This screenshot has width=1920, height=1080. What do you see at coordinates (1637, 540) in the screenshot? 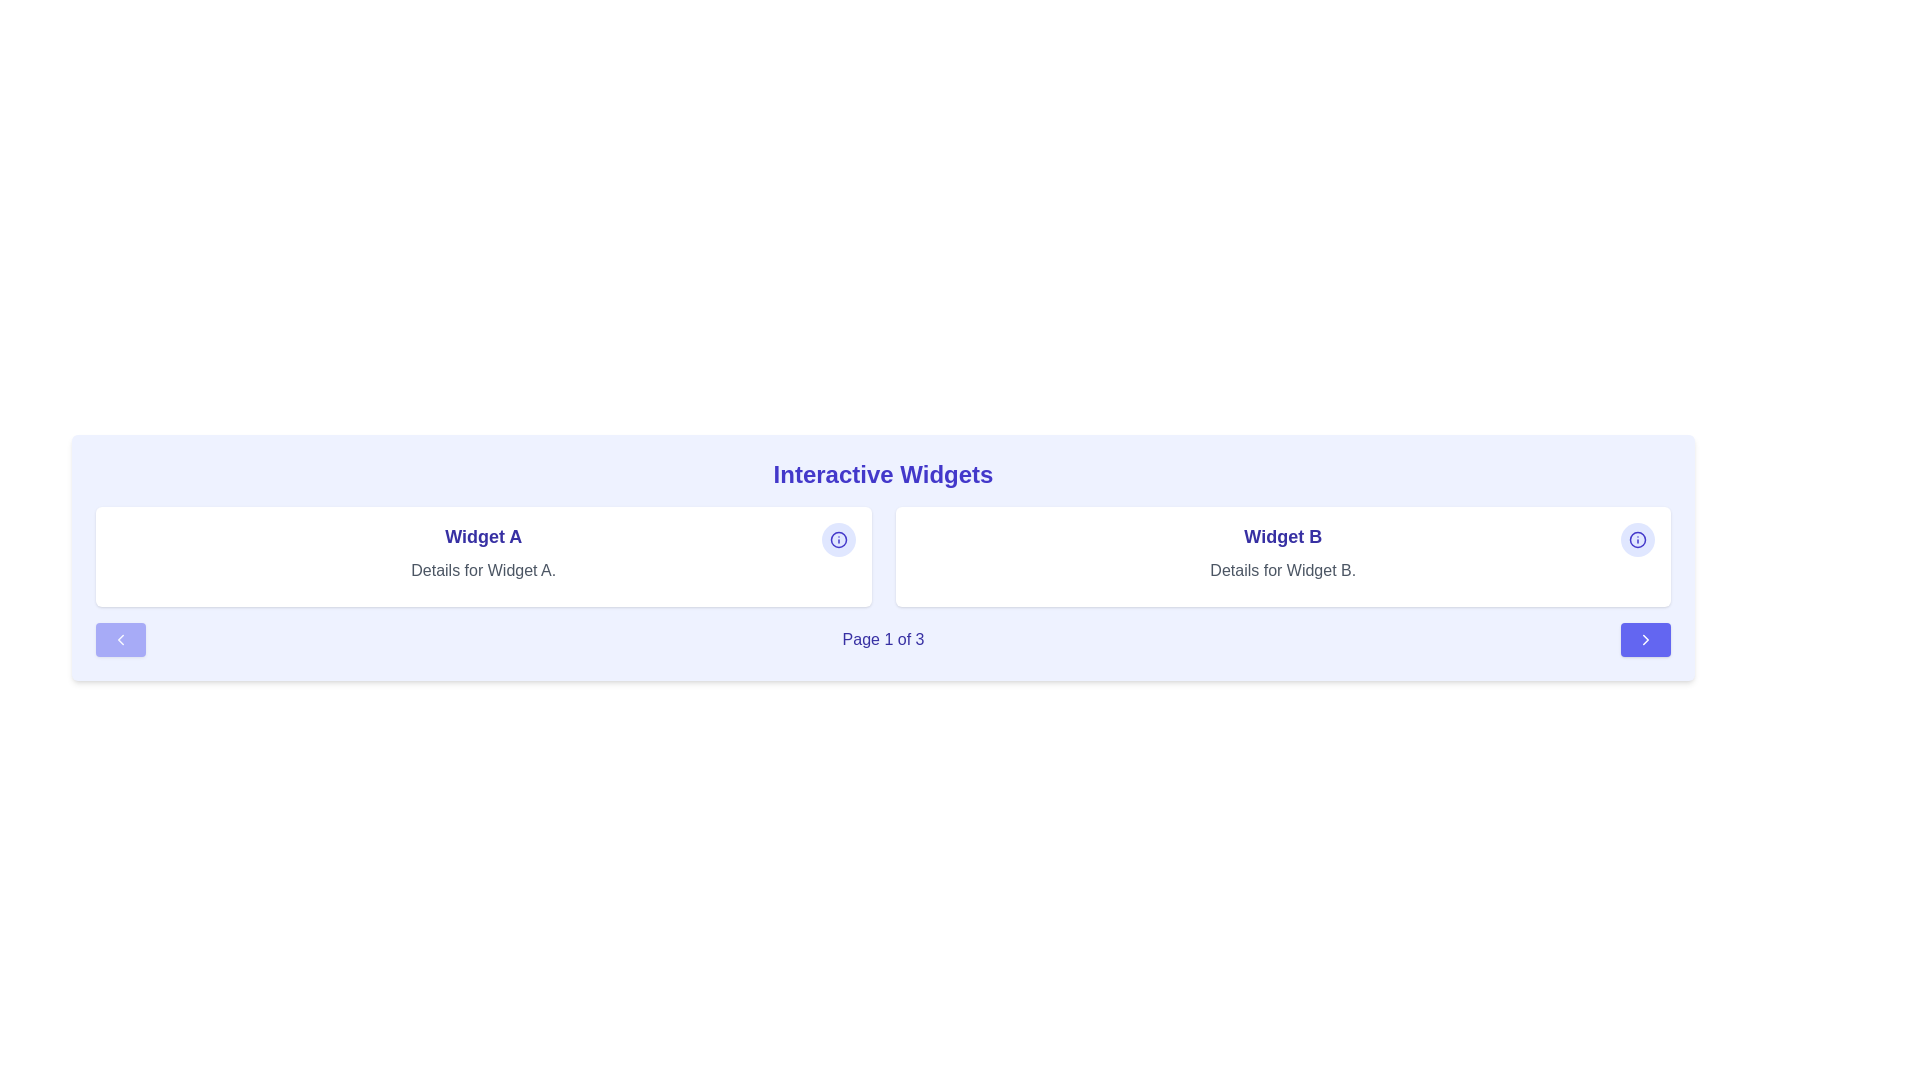
I see `the circular button with a light indigo background and darker indigo border, containing an info icon 'i', located in the top-right corner of the card labeled 'Widget B' to possibly display a tooltip` at bounding box center [1637, 540].